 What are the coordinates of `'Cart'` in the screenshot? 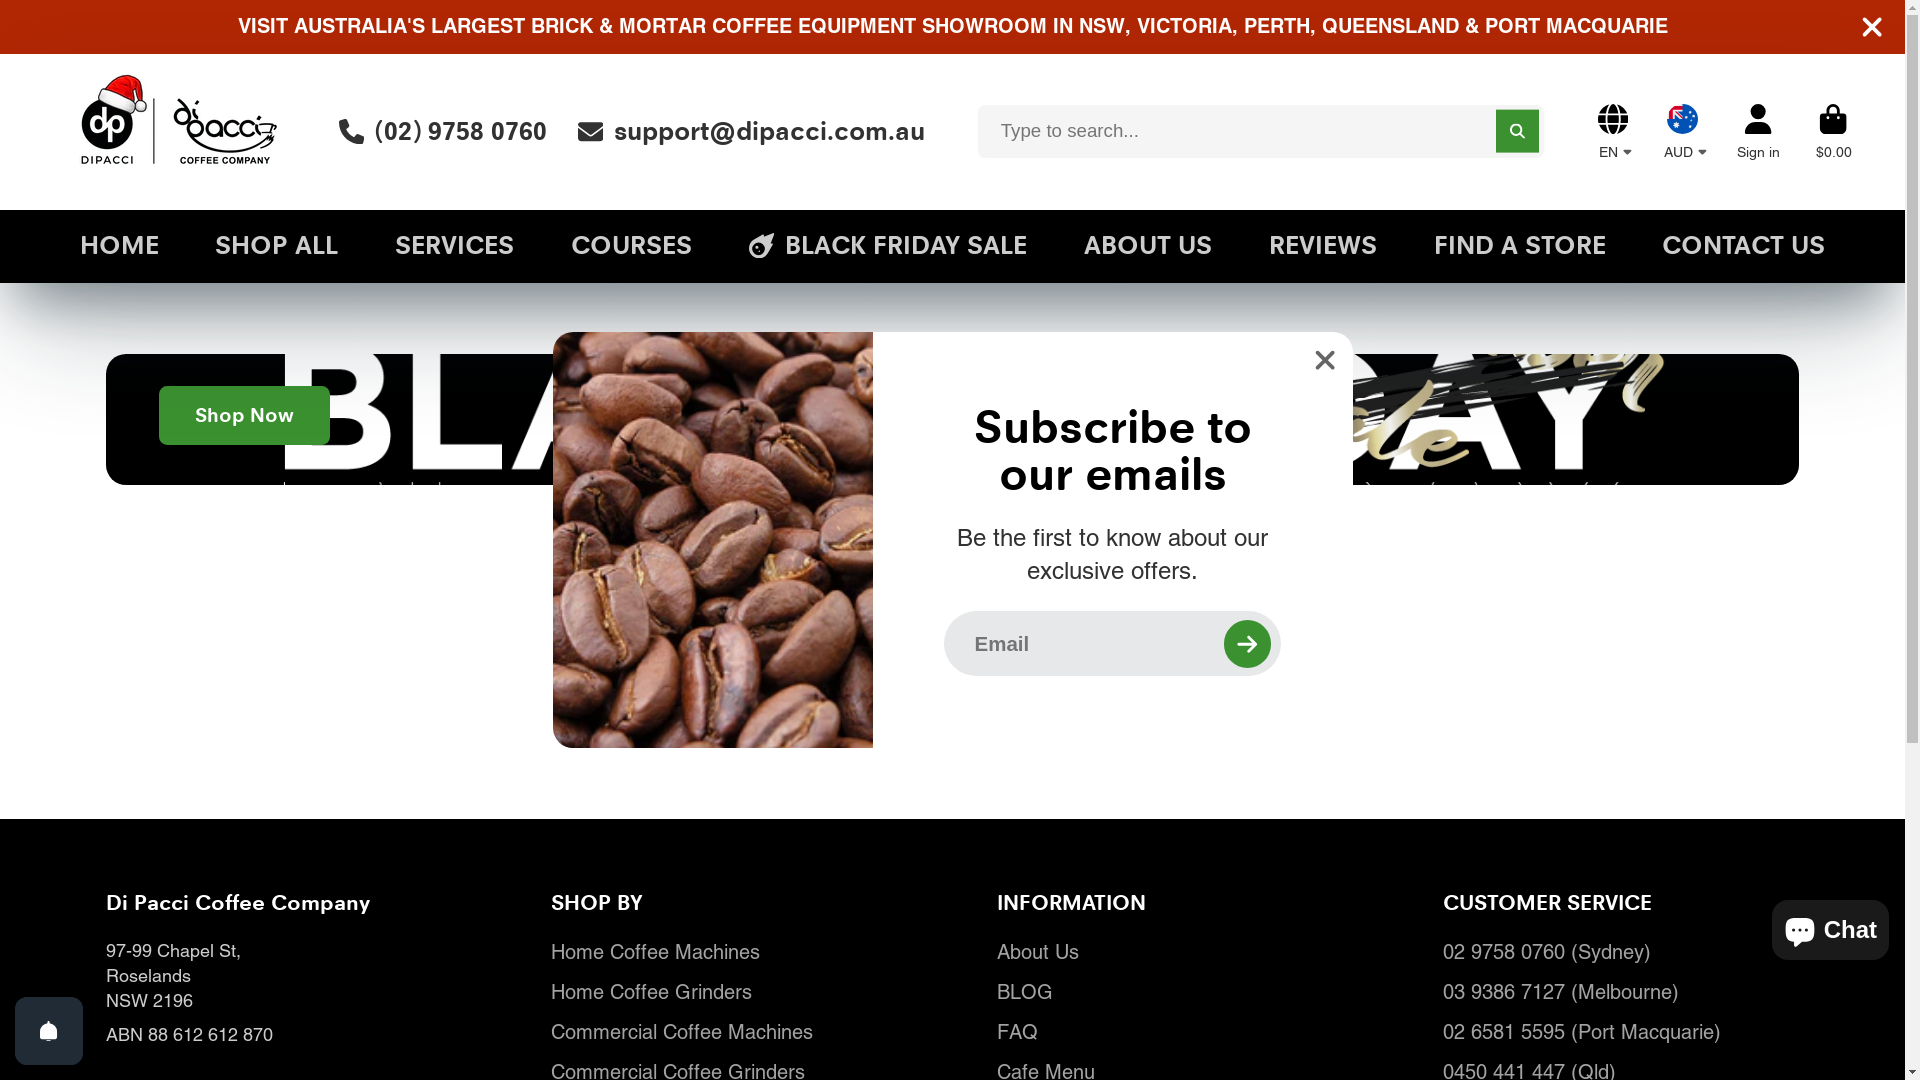 It's located at (1833, 131).